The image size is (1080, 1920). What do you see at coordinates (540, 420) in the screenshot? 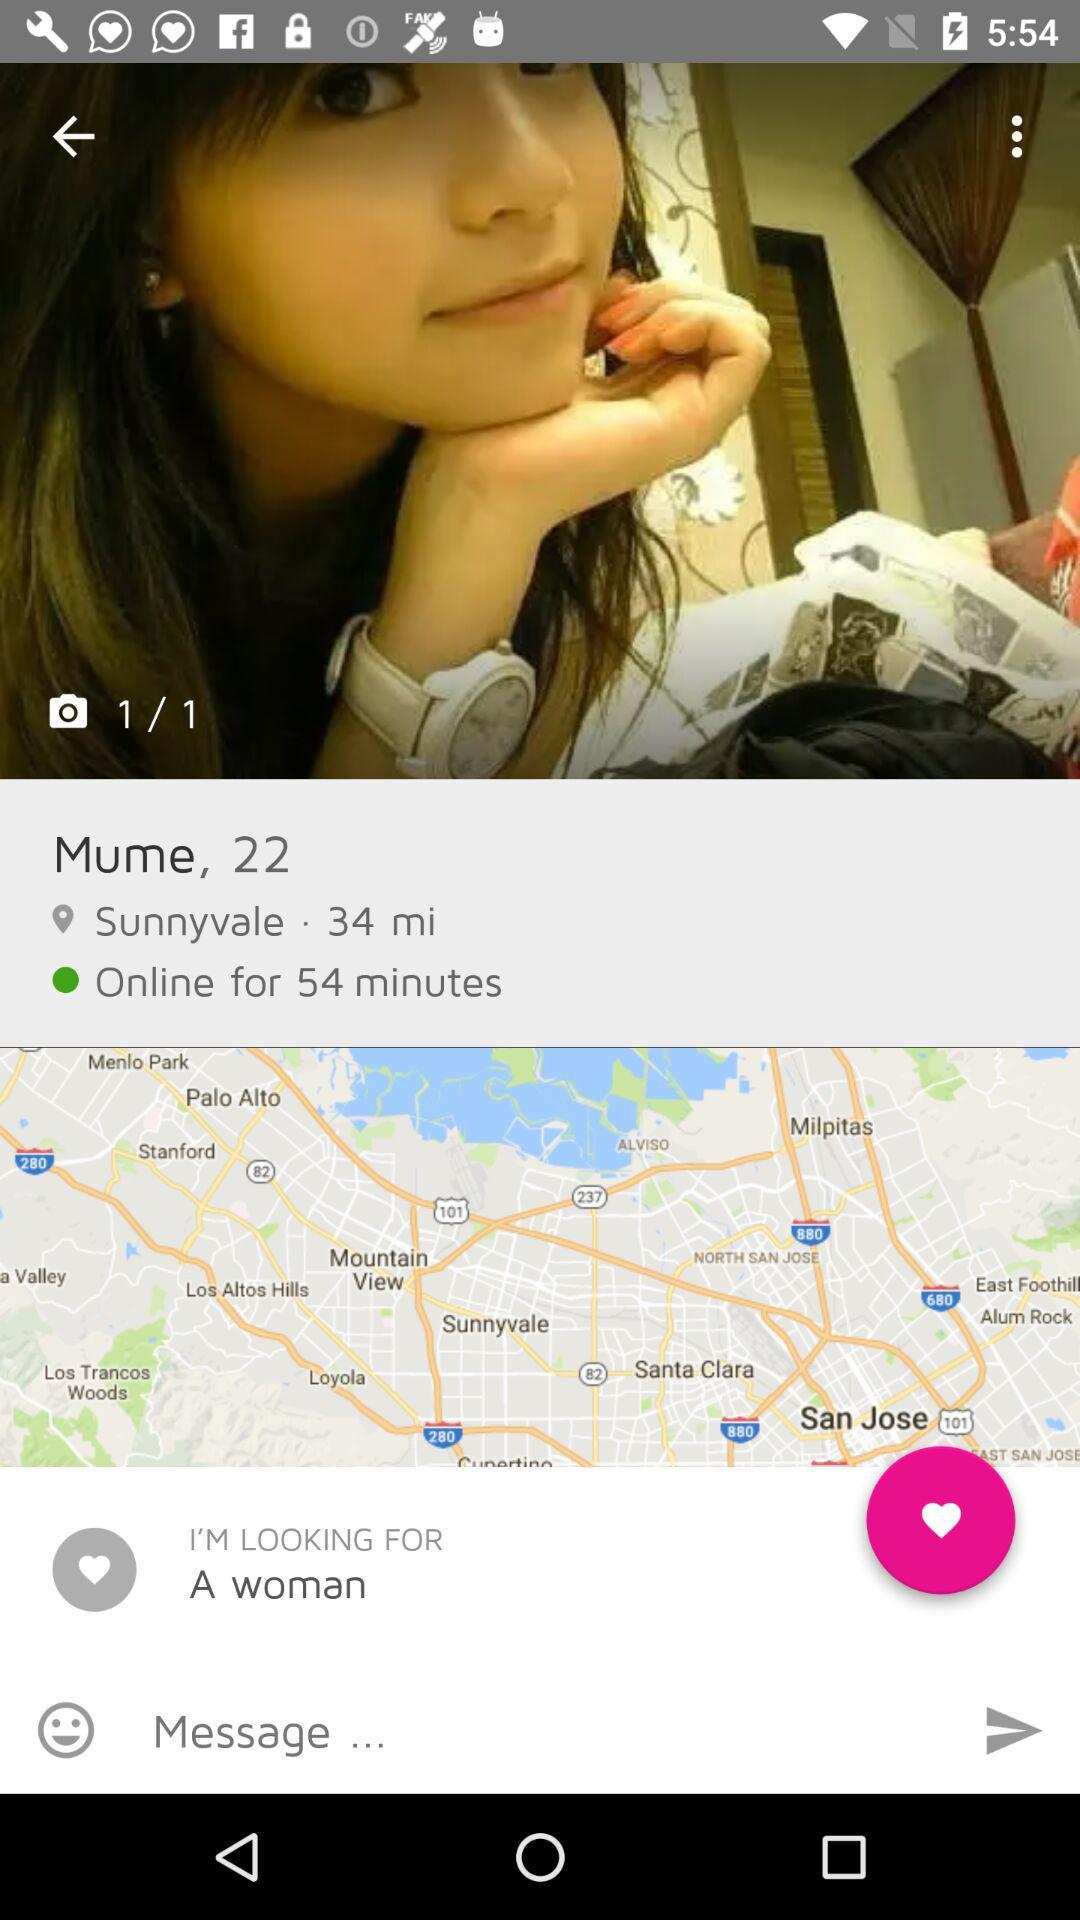
I see `enlarge picture` at bounding box center [540, 420].